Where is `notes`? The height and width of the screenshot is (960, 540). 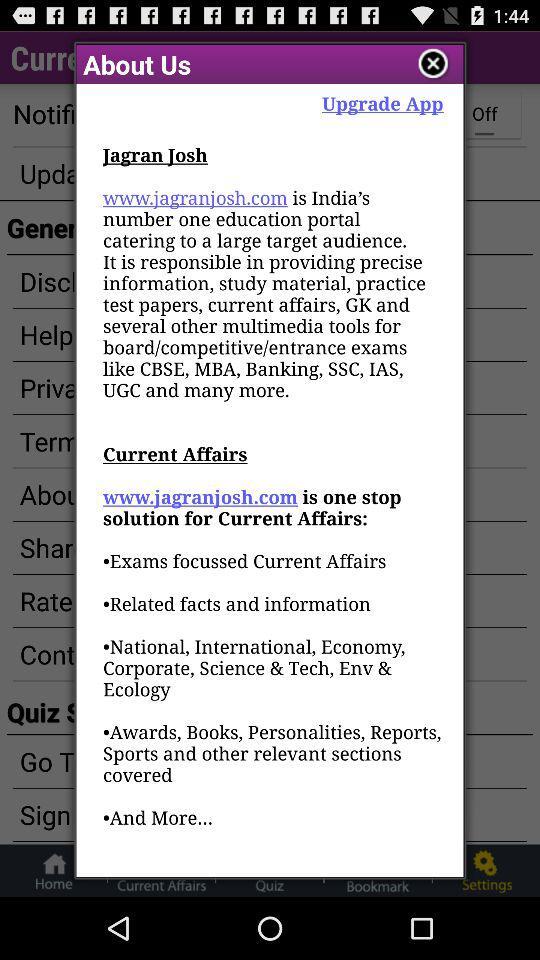 notes is located at coordinates (432, 64).